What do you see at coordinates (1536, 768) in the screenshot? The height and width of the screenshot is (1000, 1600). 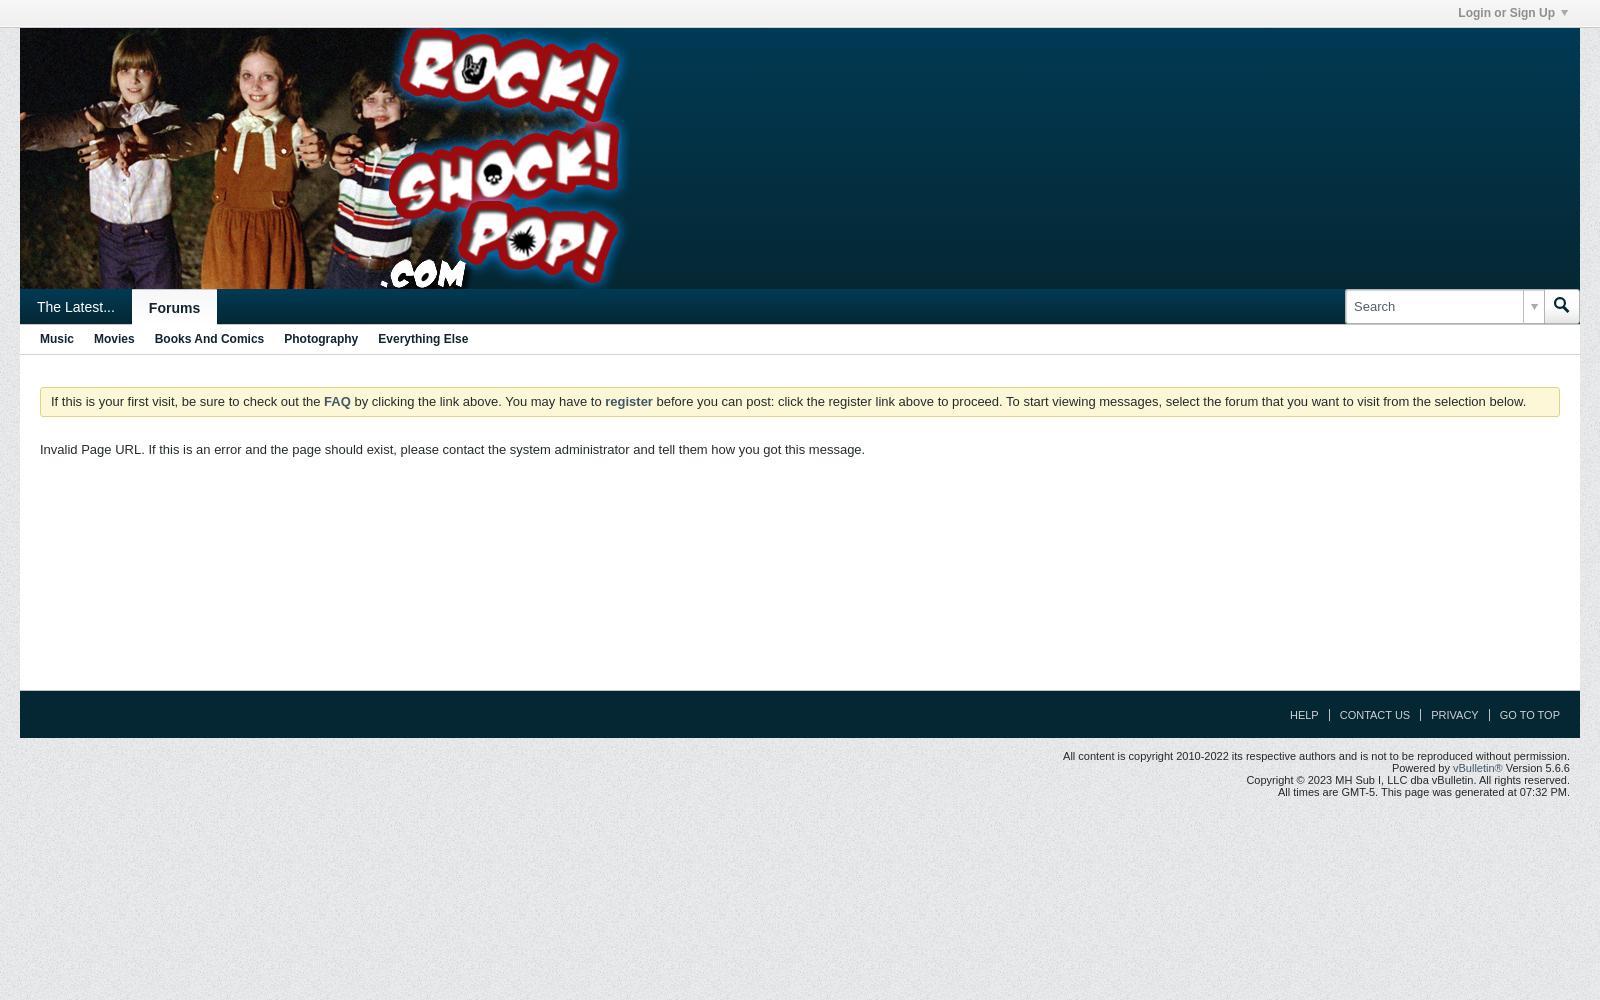 I see `'Version 5.6.6'` at bounding box center [1536, 768].